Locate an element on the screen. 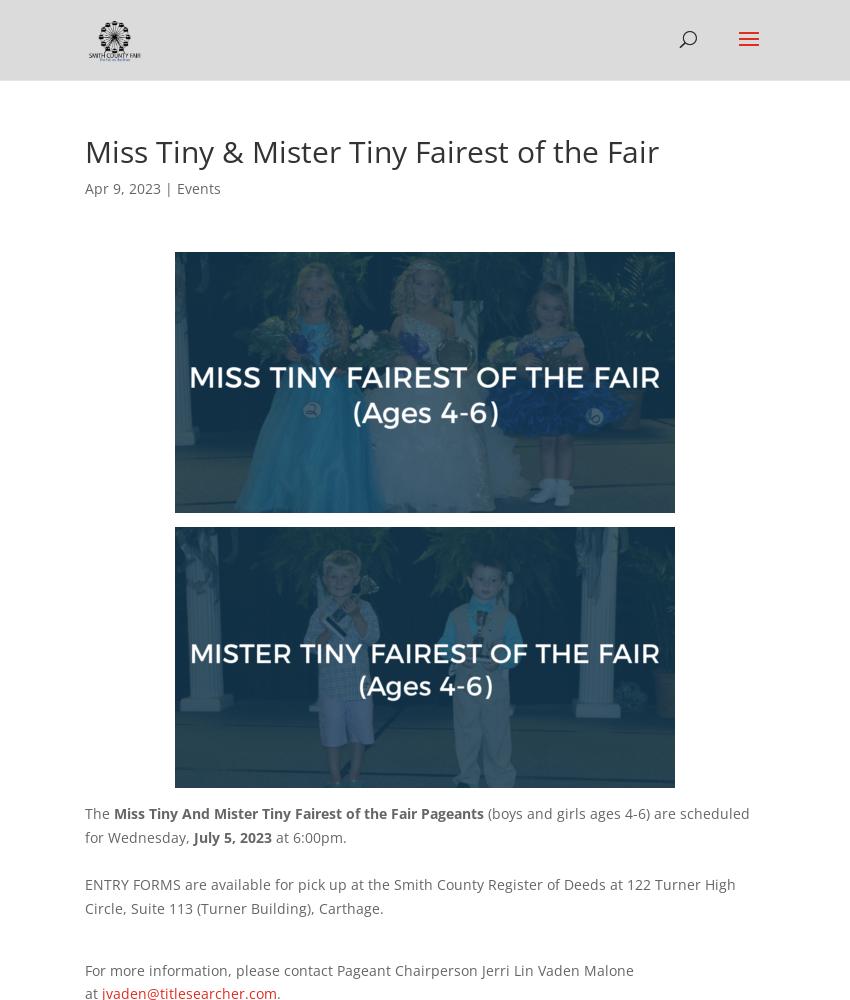  'The' is located at coordinates (98, 812).